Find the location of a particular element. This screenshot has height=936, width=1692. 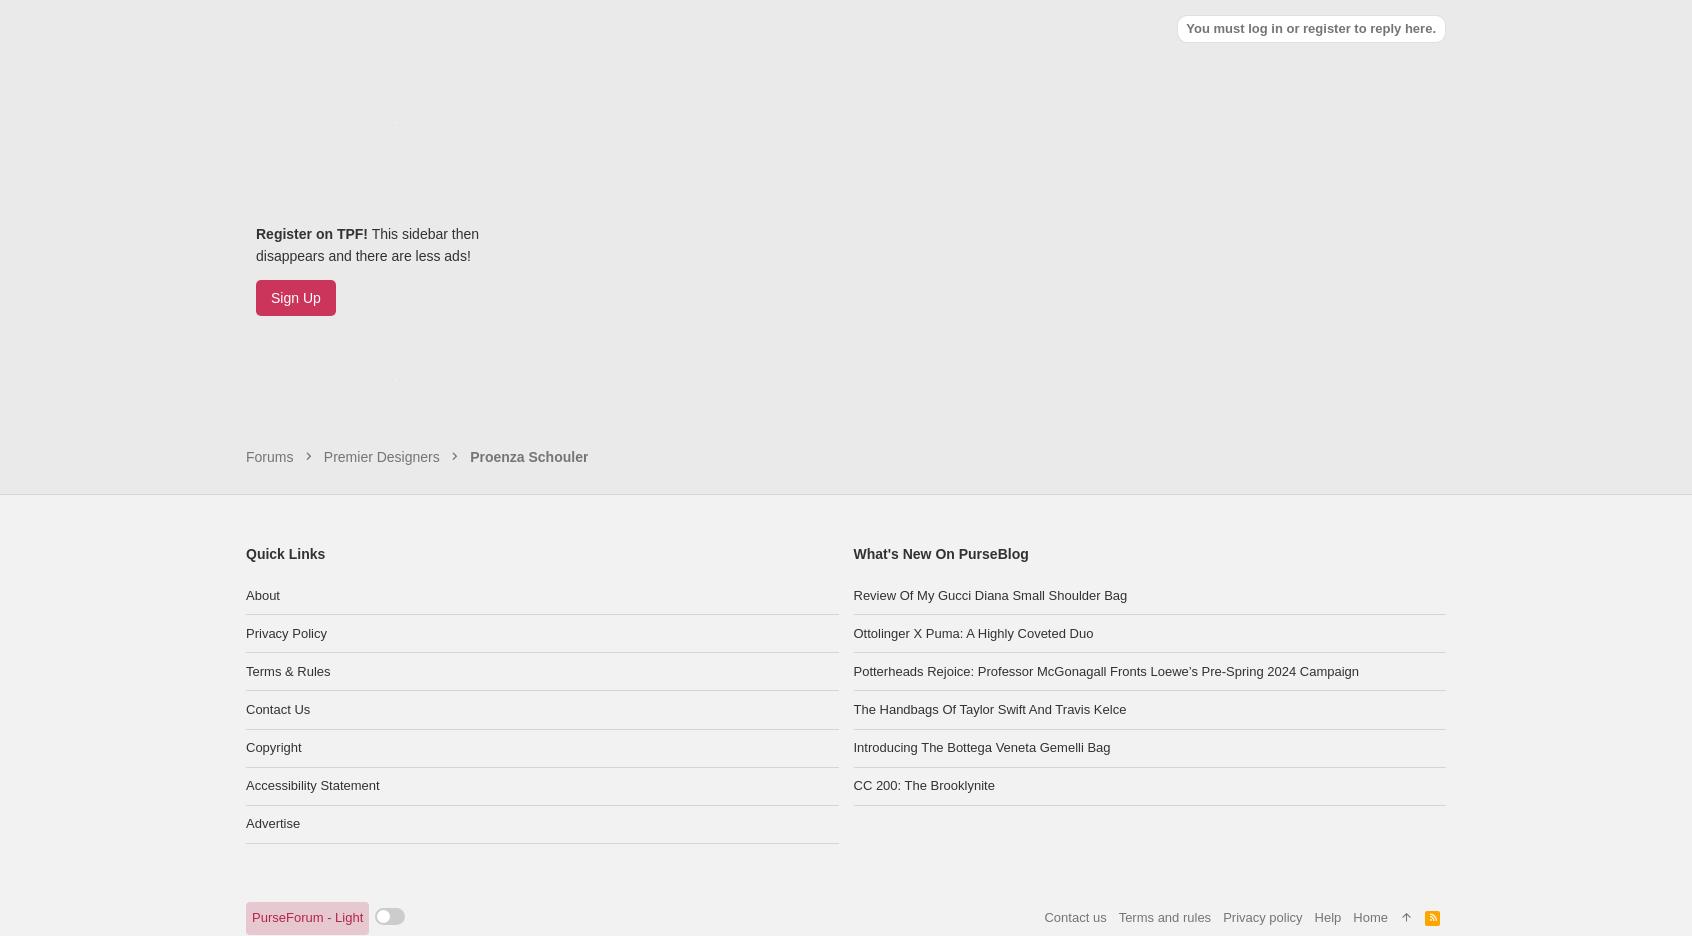

'Help' is located at coordinates (1326, 817).